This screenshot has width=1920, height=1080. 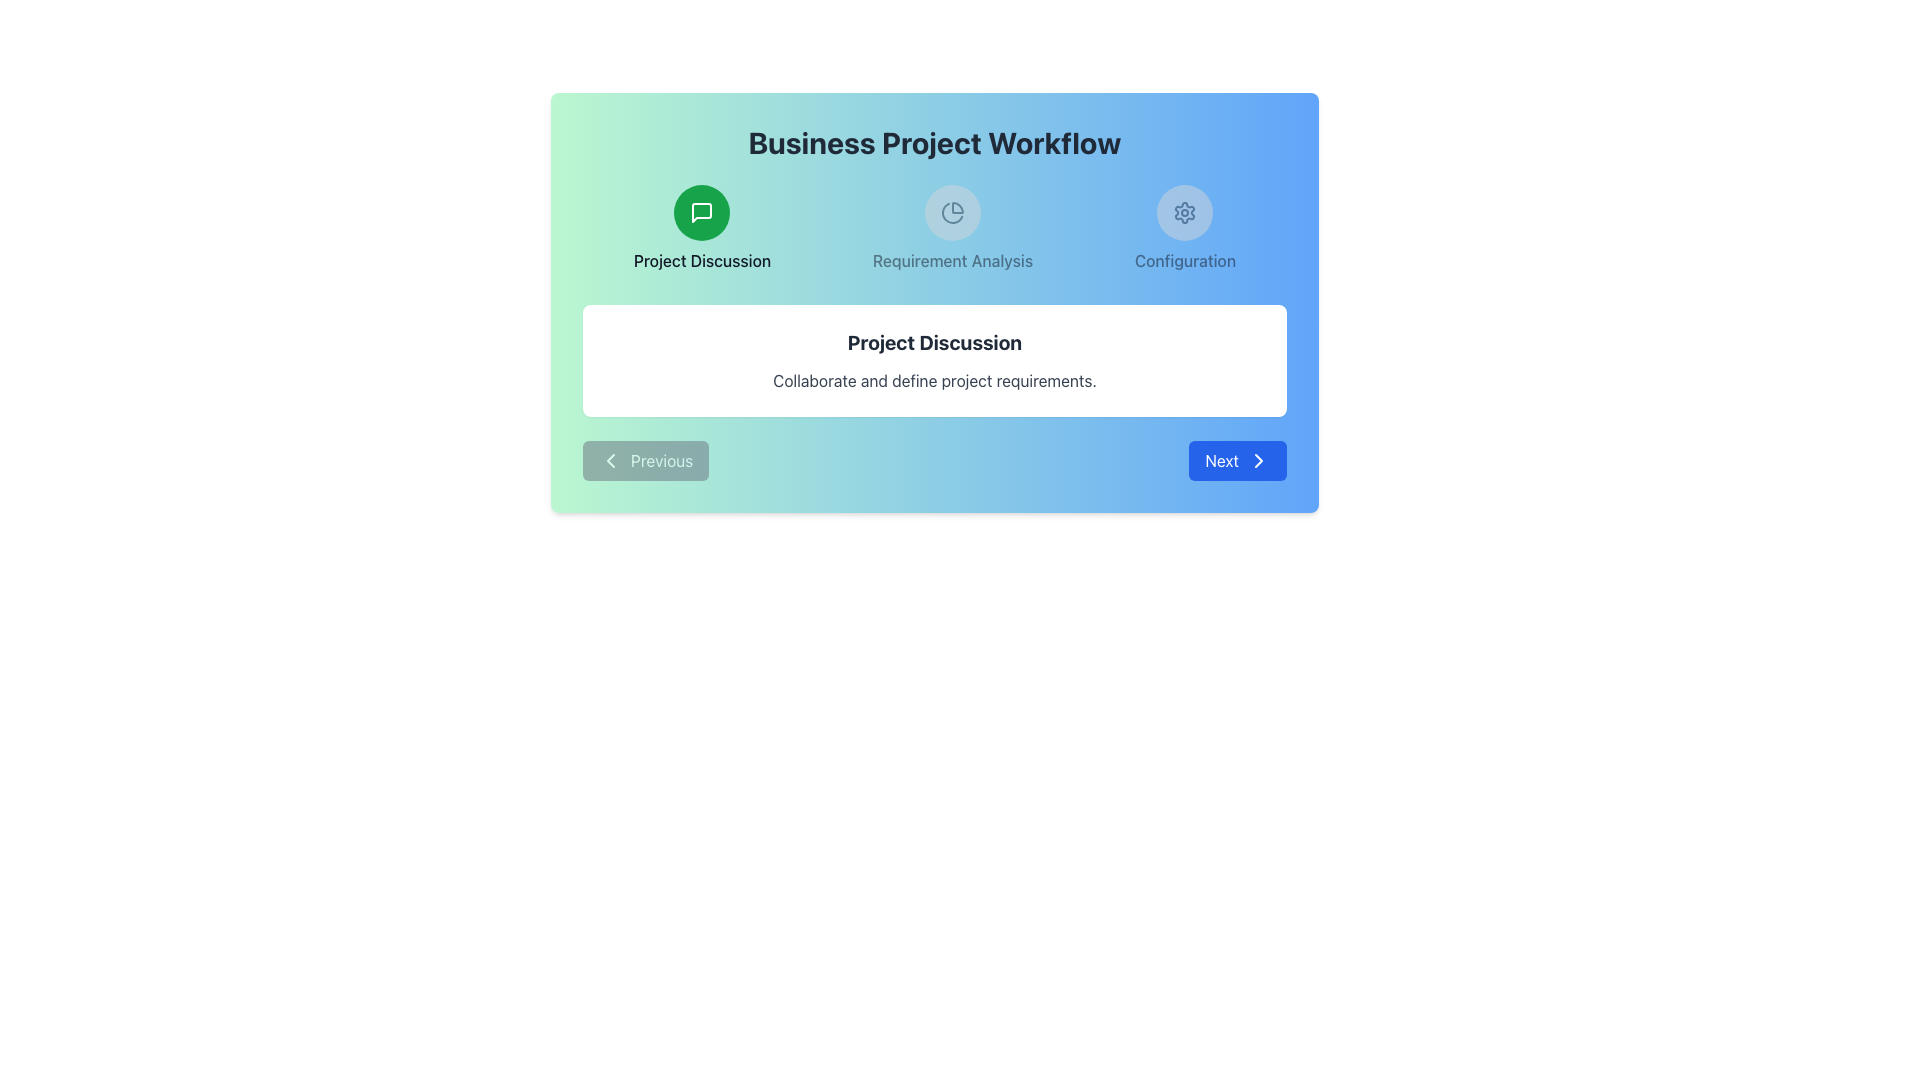 What do you see at coordinates (702, 212) in the screenshot?
I see `the green circular icon with a white speech bubble, which is the leftmost of three icons representing workflow stages, located at the top of the interface above the 'Project Discussion' text label` at bounding box center [702, 212].